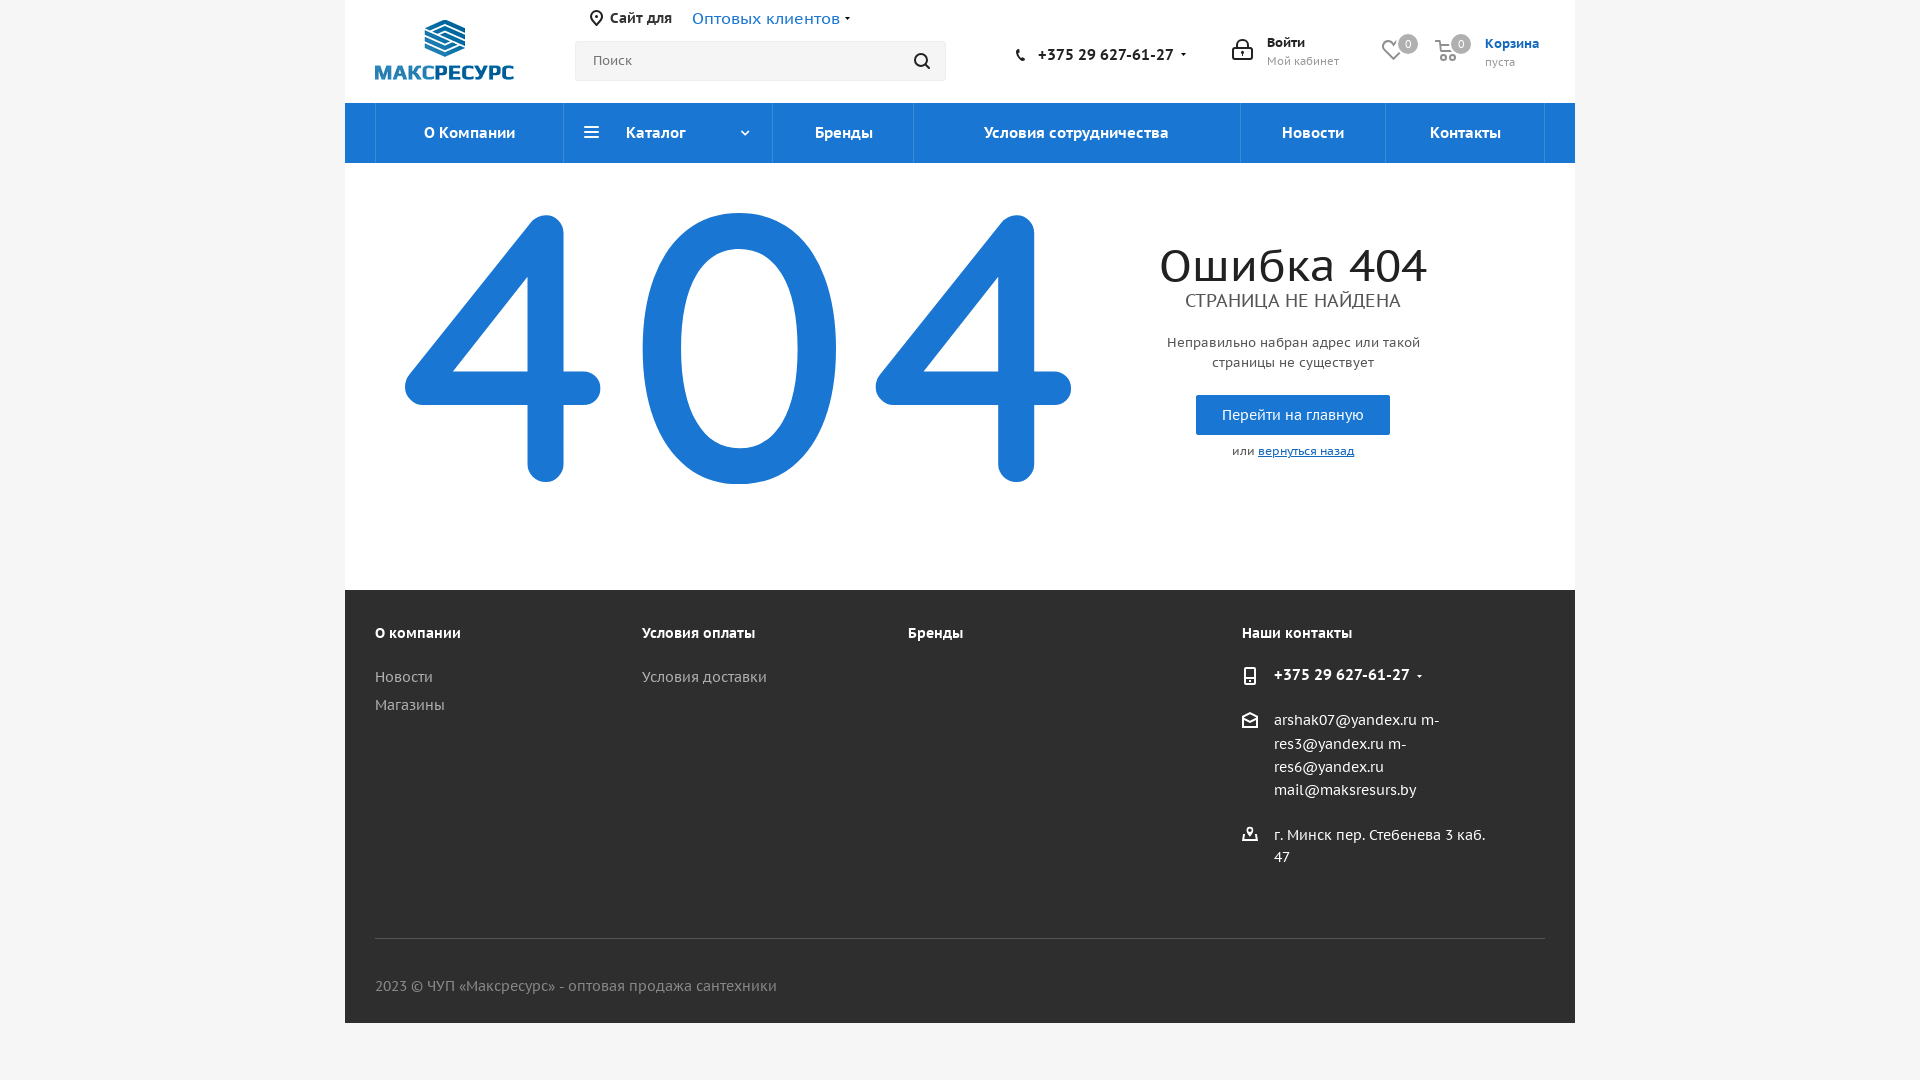 The width and height of the screenshot is (1920, 1080). What do you see at coordinates (1104, 52) in the screenshot?
I see `'+375 29 627-61-27'` at bounding box center [1104, 52].